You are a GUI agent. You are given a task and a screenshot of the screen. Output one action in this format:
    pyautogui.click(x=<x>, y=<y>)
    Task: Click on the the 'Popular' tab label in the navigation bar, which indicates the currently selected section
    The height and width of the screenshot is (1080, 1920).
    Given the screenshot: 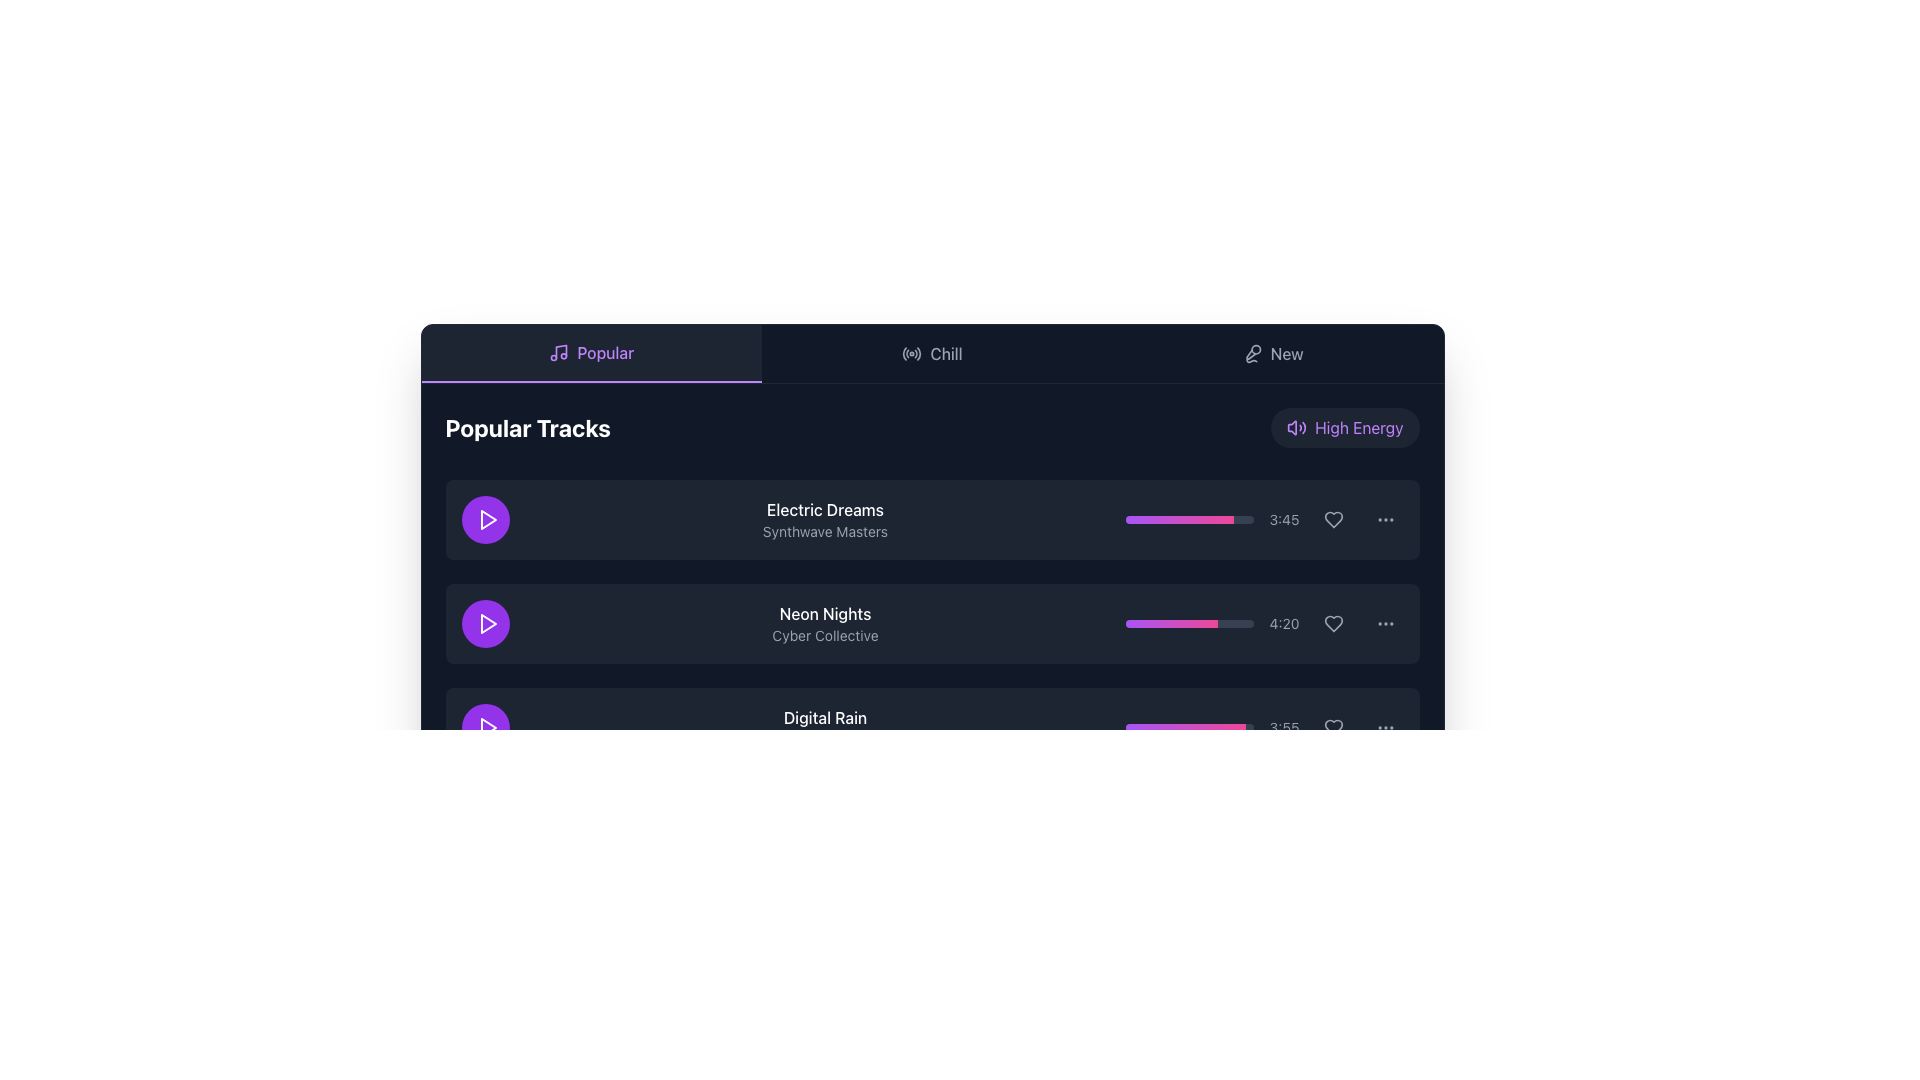 What is the action you would take?
    pyautogui.click(x=604, y=352)
    